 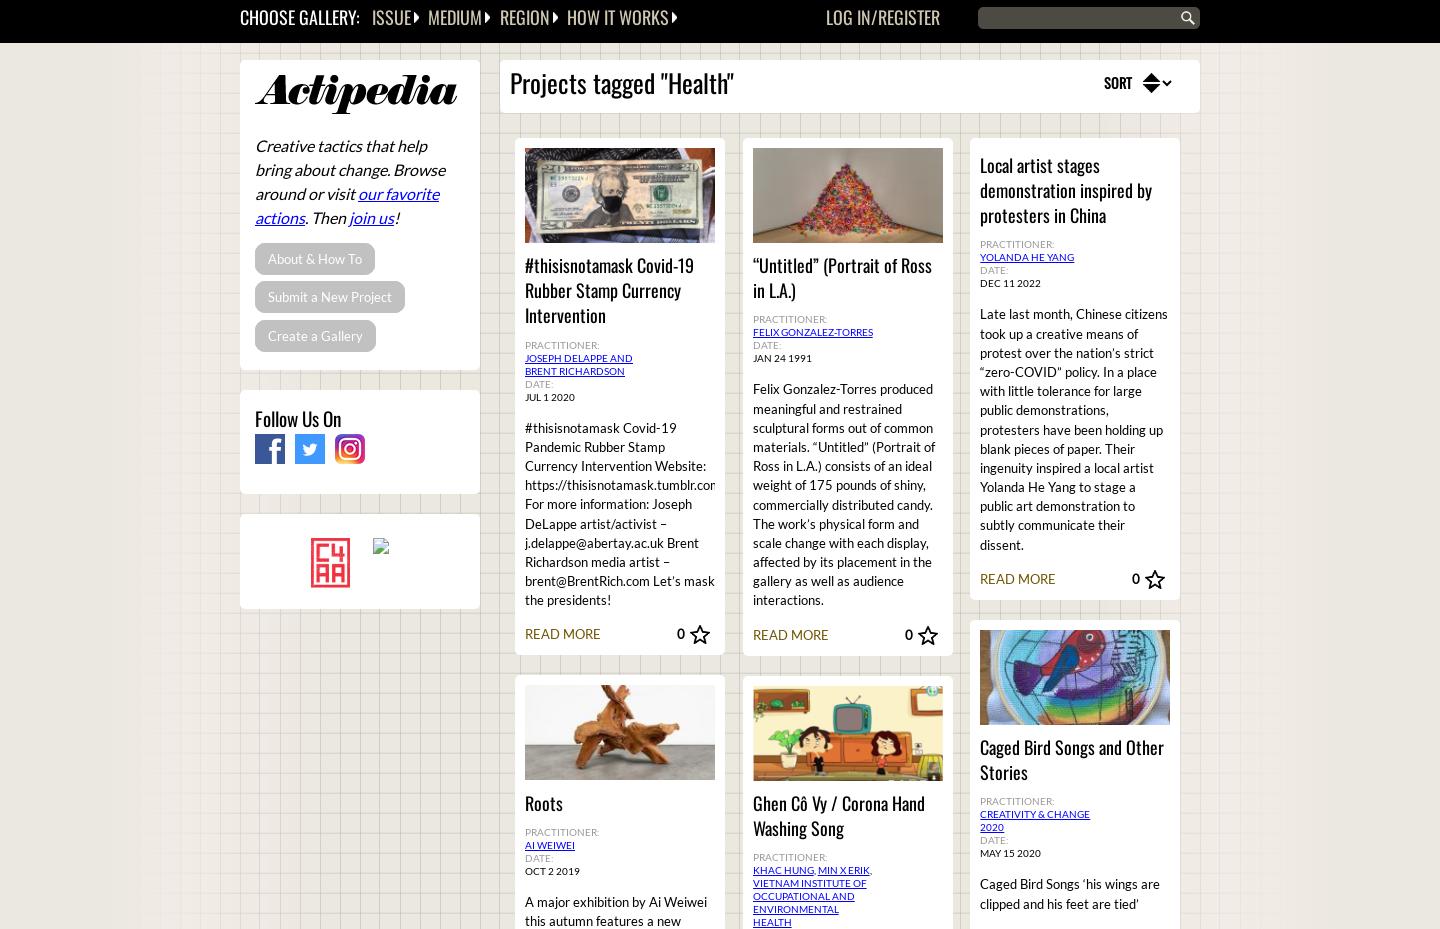 I want to click on 'Felix Gonzalez-Torres', so click(x=812, y=332).